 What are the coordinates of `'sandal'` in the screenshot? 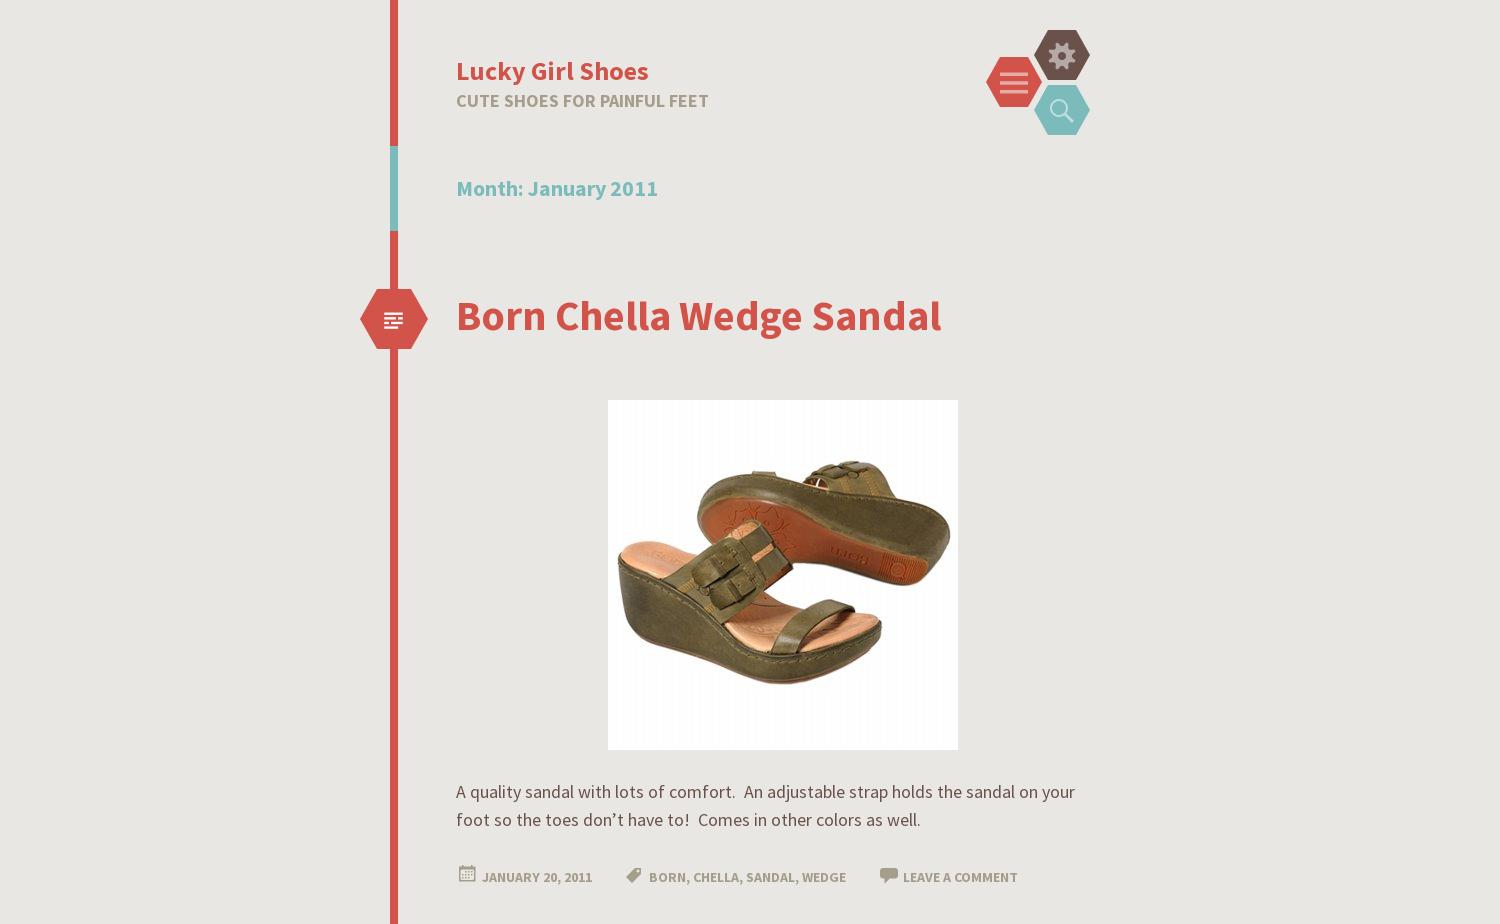 It's located at (770, 876).